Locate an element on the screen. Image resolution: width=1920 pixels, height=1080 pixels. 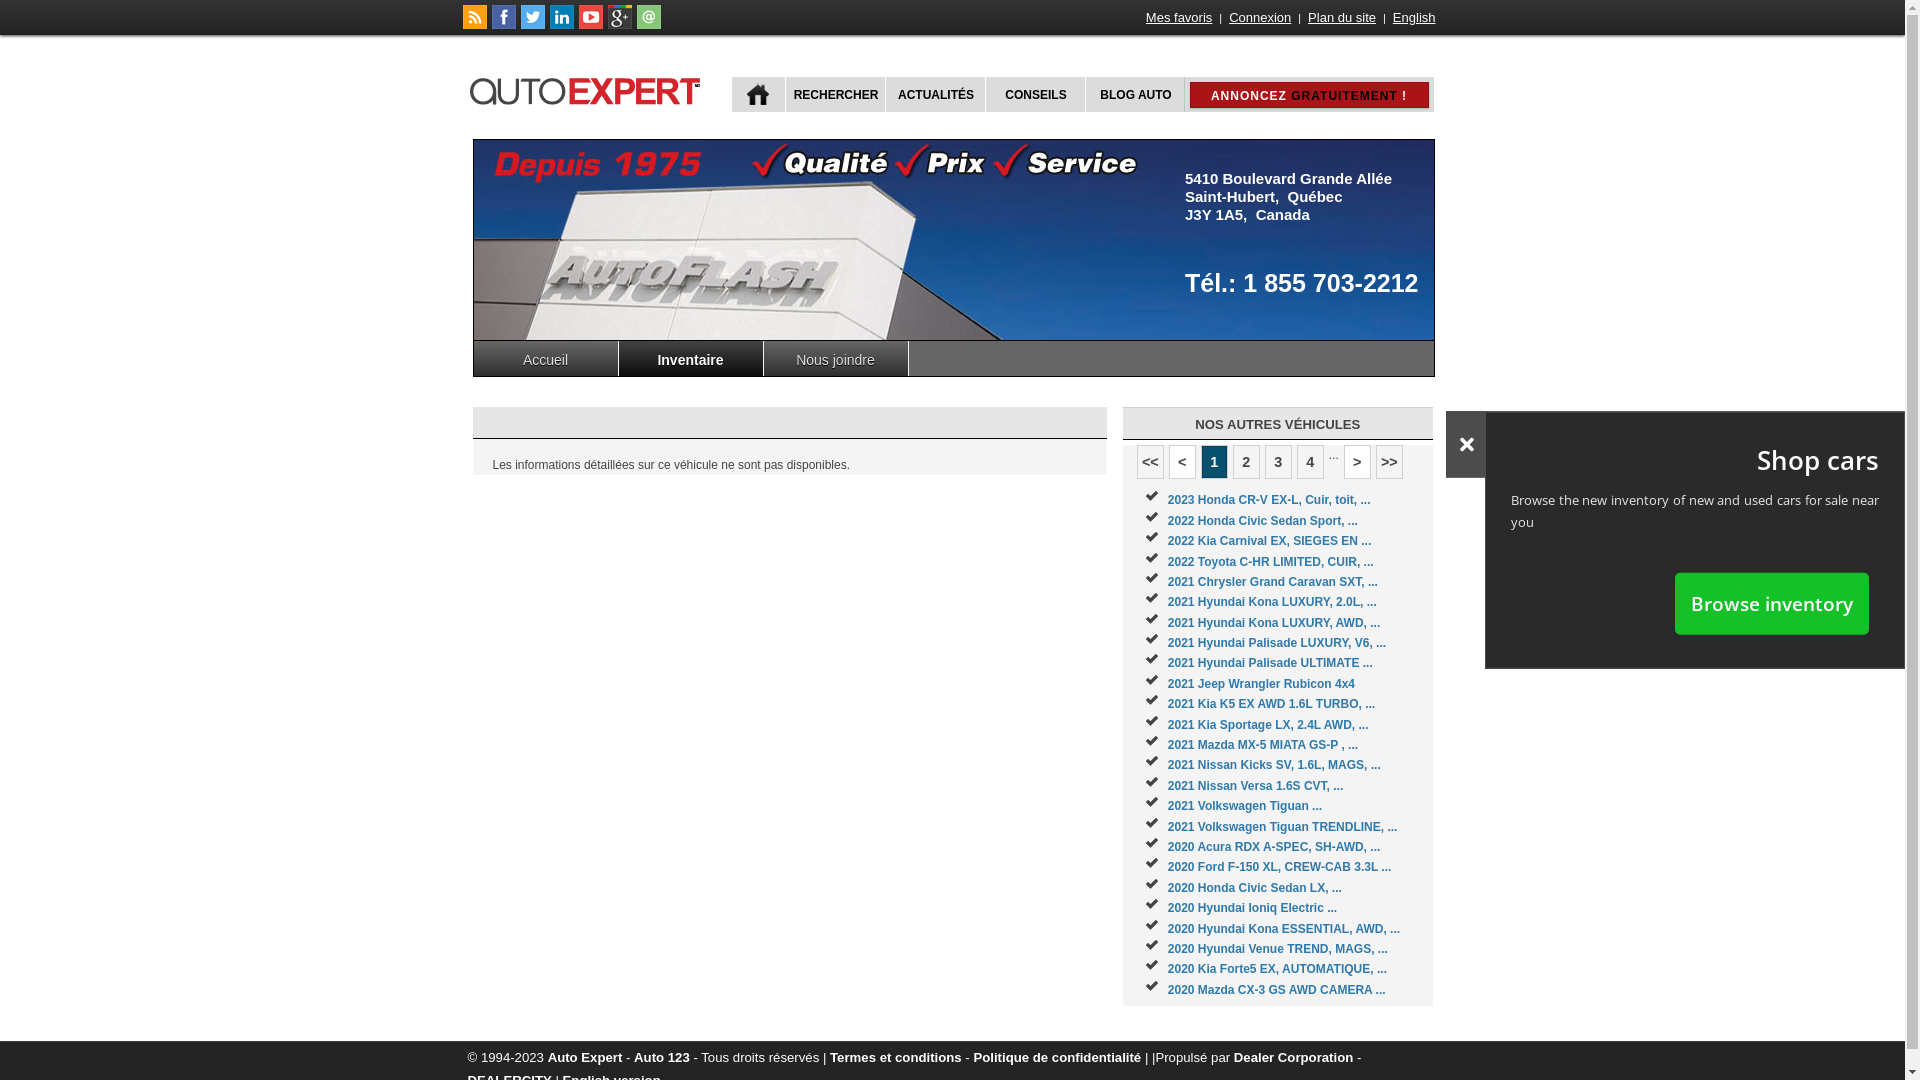
'2021 Nissan Versa 1.6S CVT, ...' is located at coordinates (1254, 785).